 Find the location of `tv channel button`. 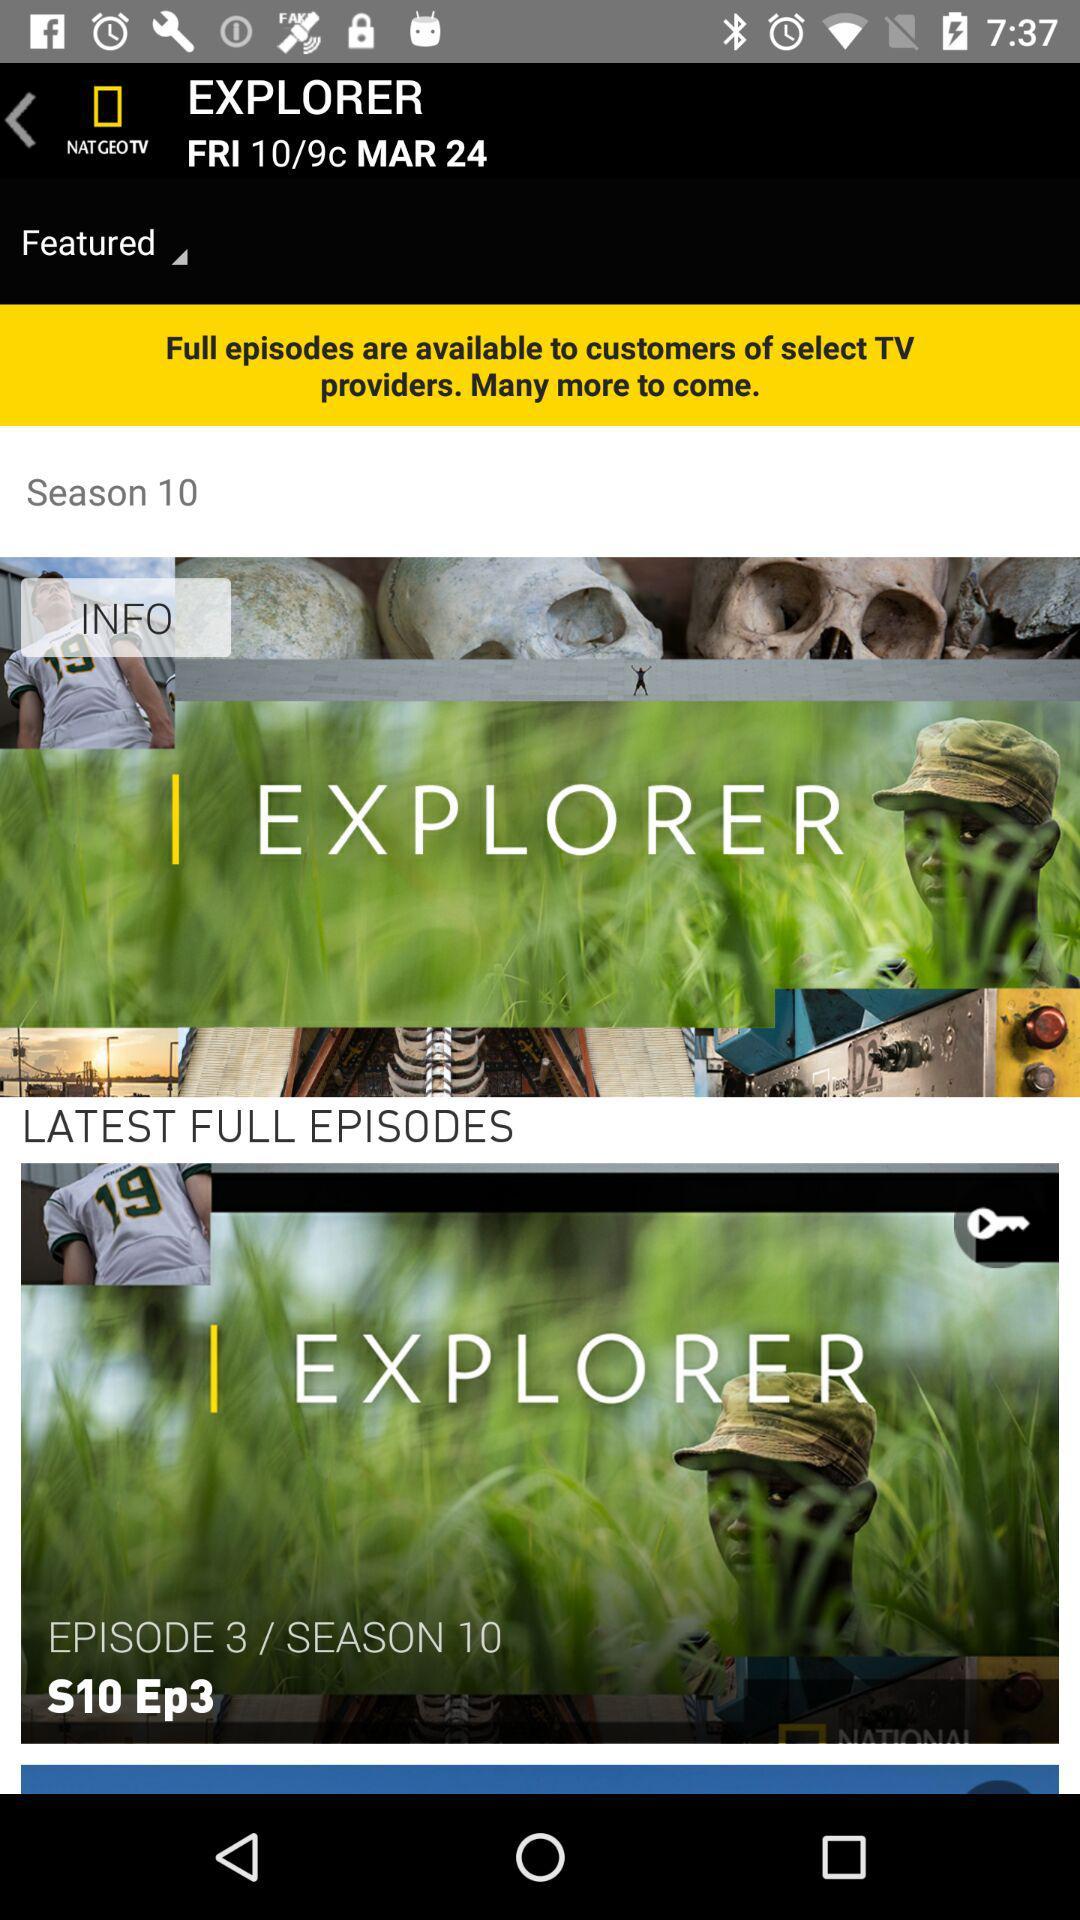

tv channel button is located at coordinates (108, 119).